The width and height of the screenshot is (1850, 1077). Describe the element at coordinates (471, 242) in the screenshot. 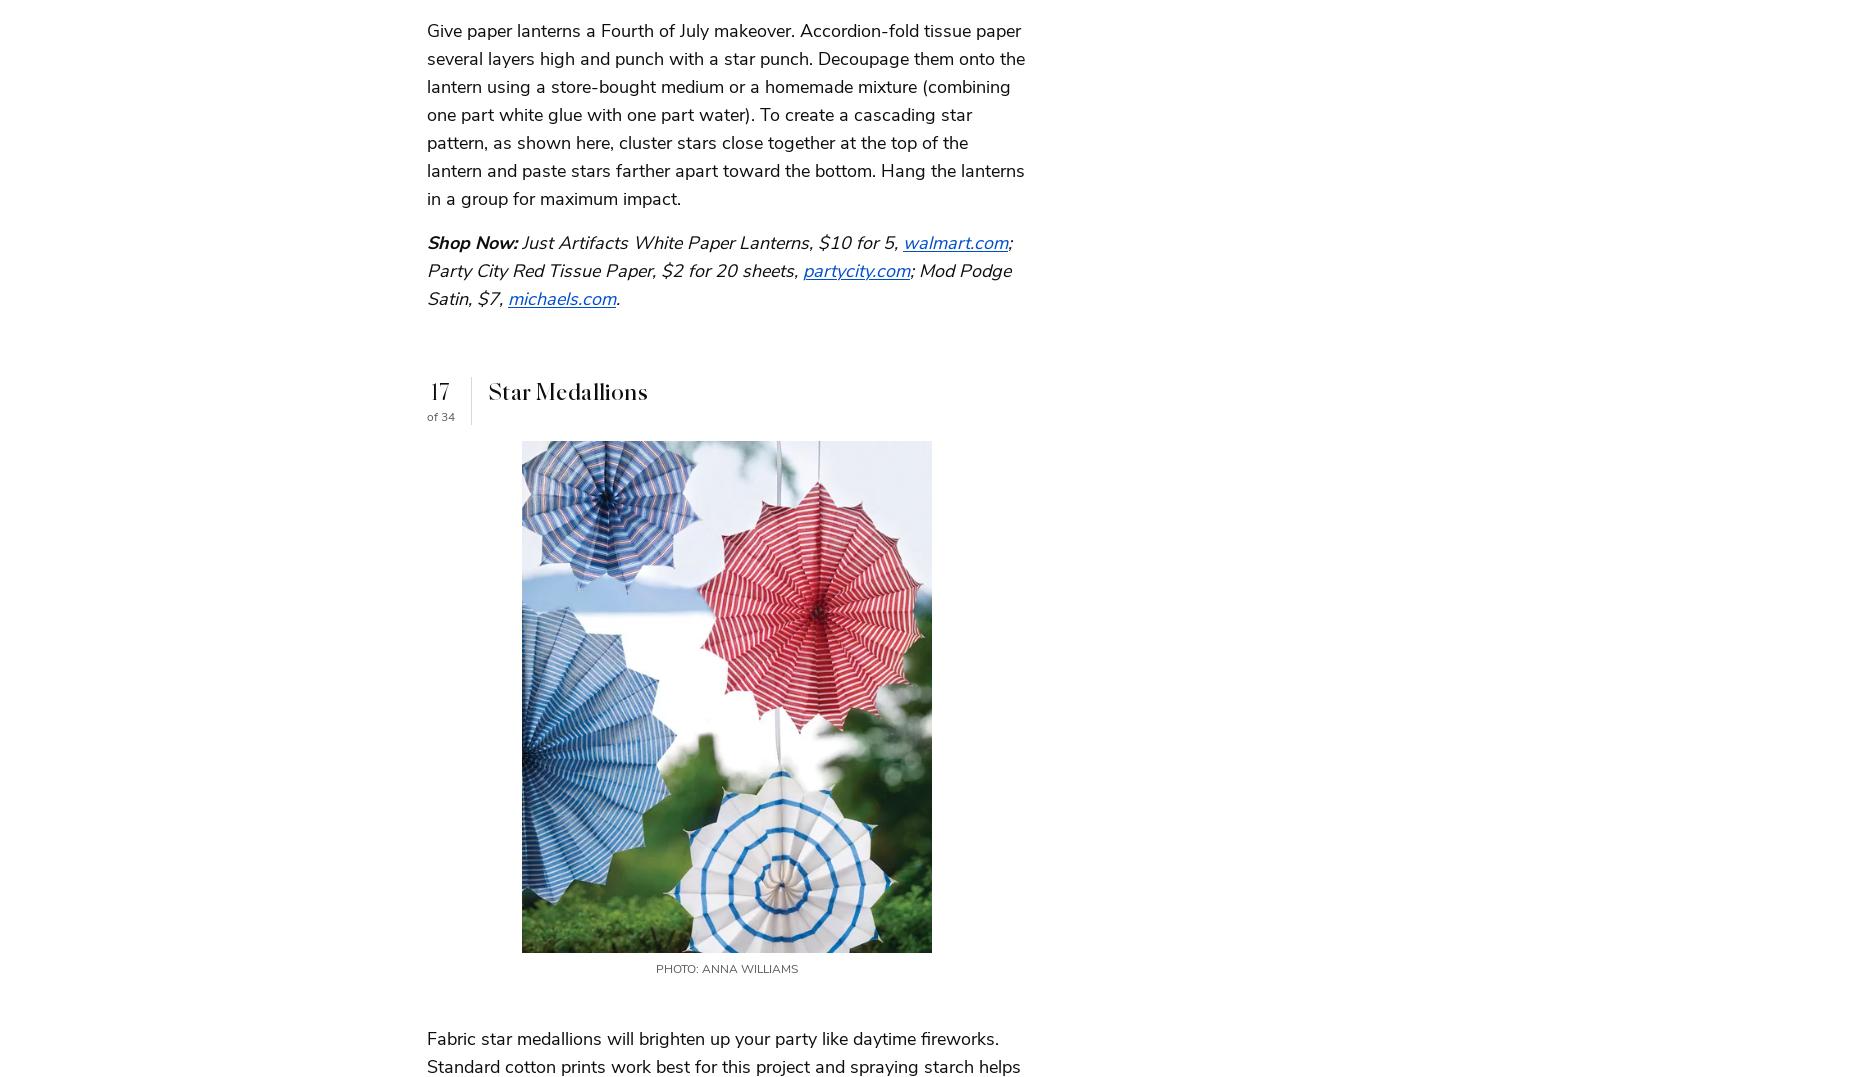

I see `'Shop Now:'` at that location.